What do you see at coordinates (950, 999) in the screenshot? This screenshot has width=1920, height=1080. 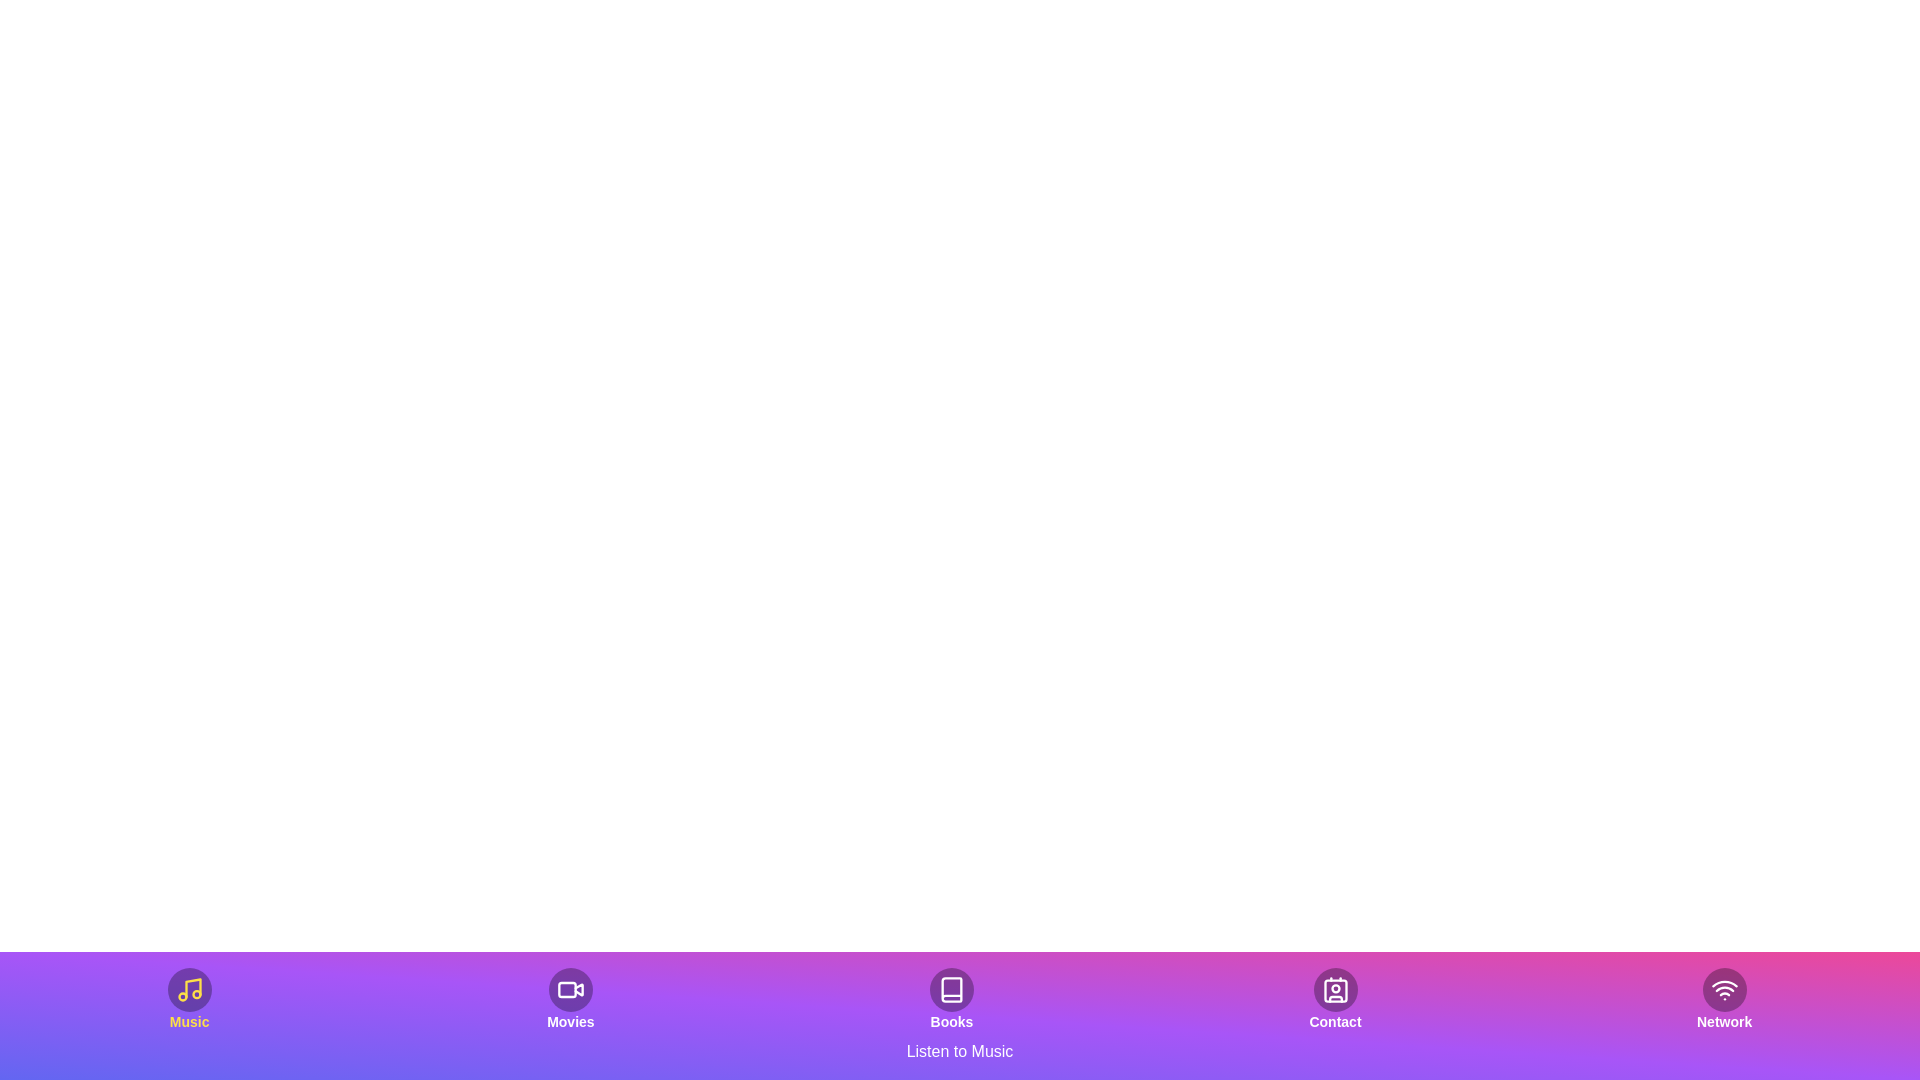 I see `the button labeled 'Books' to observe the visual effect` at bounding box center [950, 999].